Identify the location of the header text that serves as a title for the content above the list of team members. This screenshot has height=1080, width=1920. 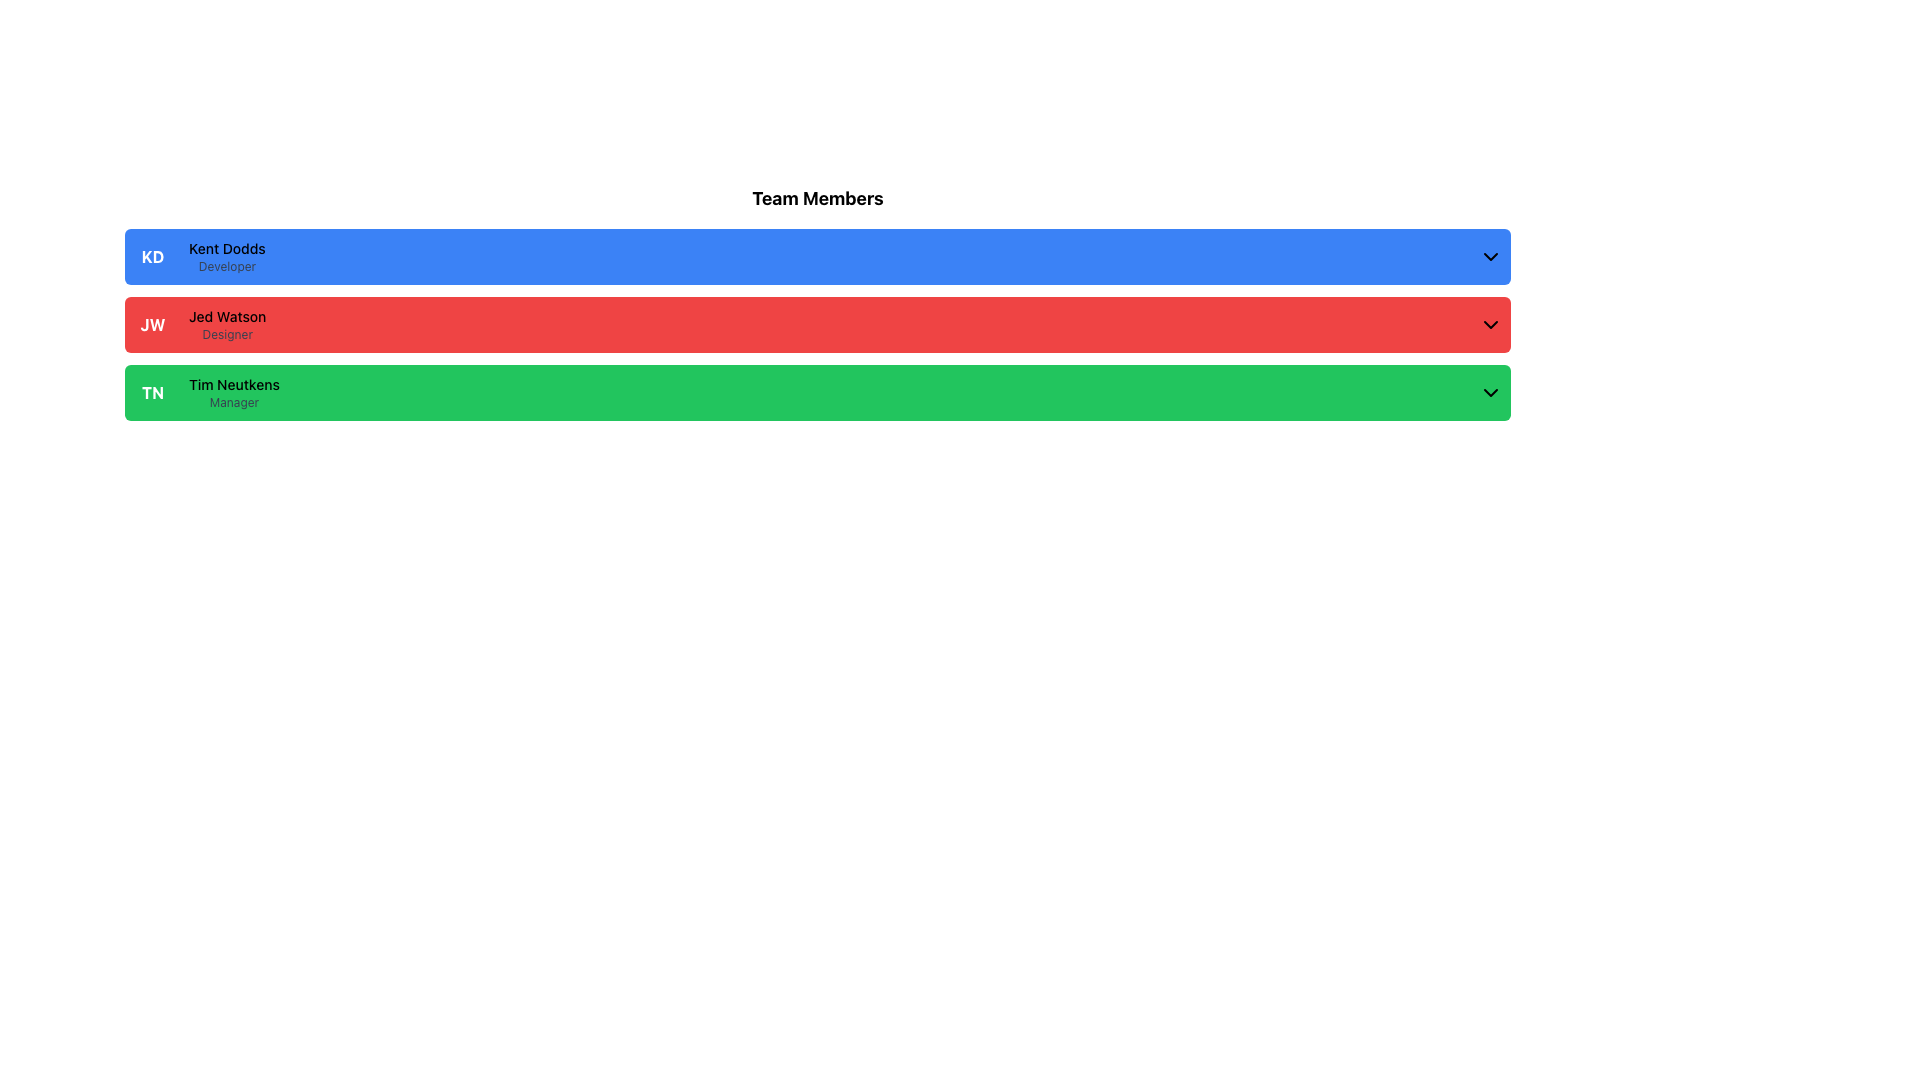
(817, 199).